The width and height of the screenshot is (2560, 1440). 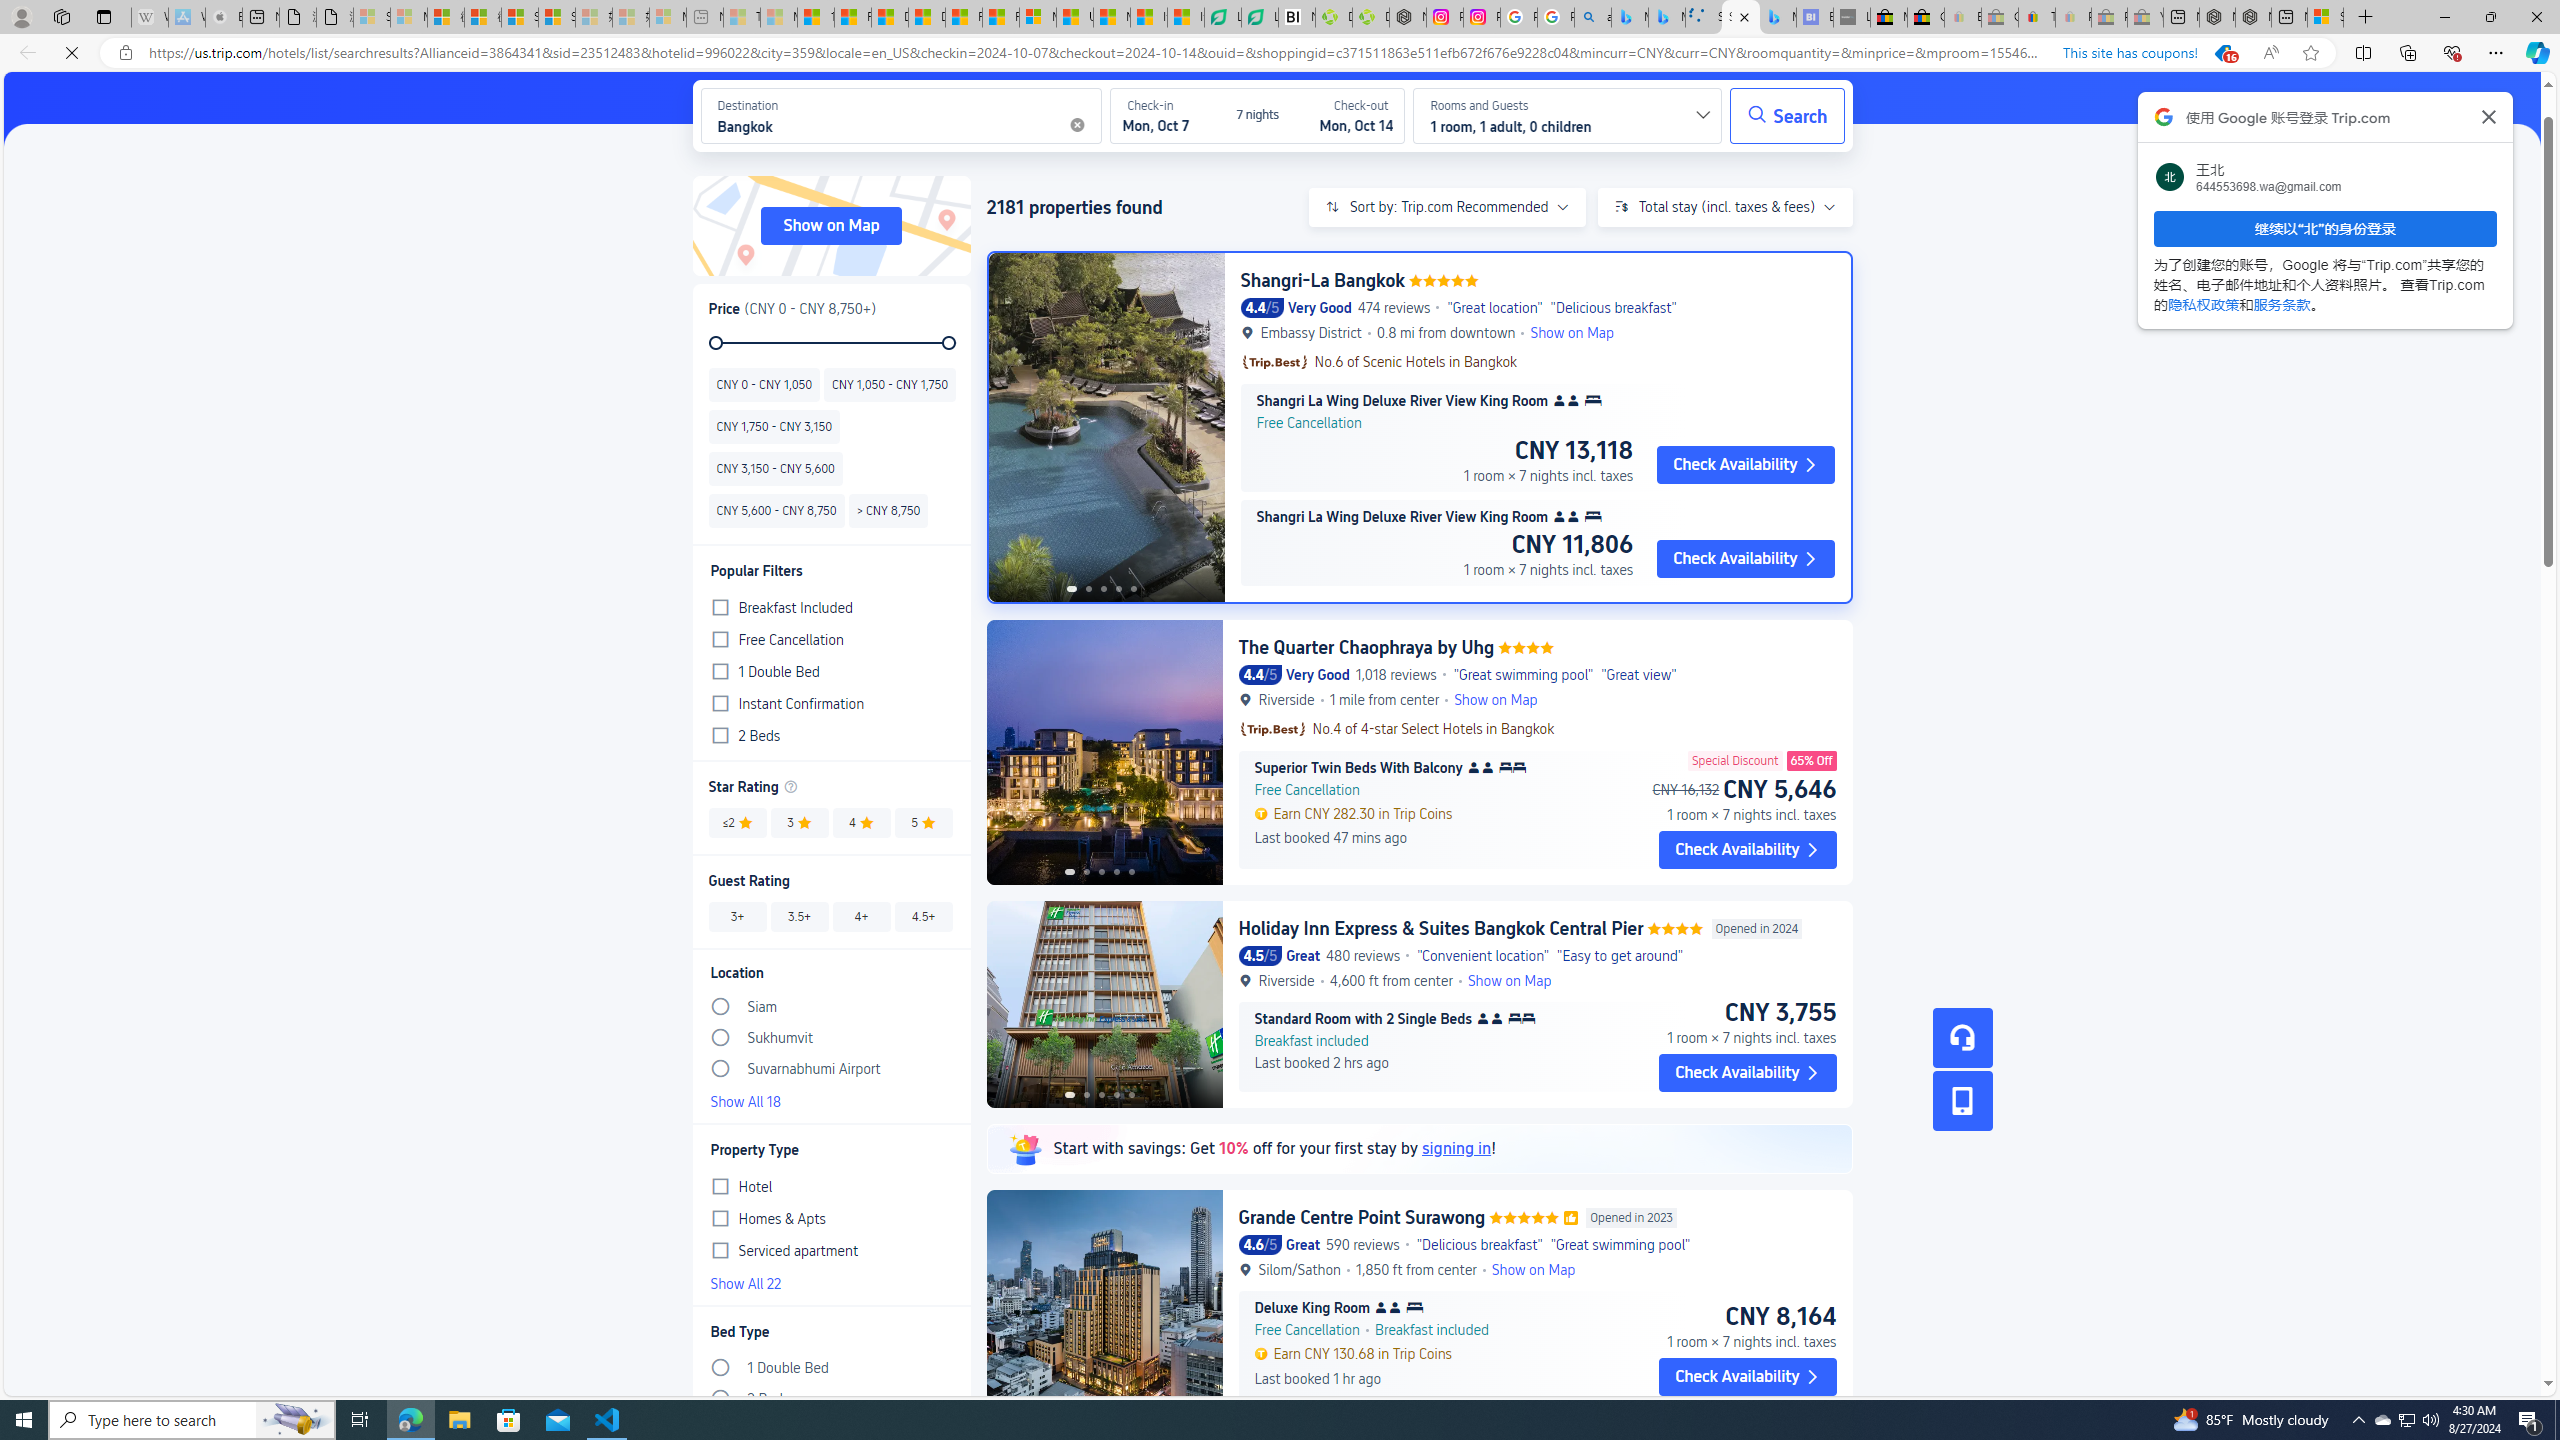 I want to click on 'Check-inMon, Oct 77 nightsCheck-outMon, Oct 147 nights', so click(x=1257, y=114).